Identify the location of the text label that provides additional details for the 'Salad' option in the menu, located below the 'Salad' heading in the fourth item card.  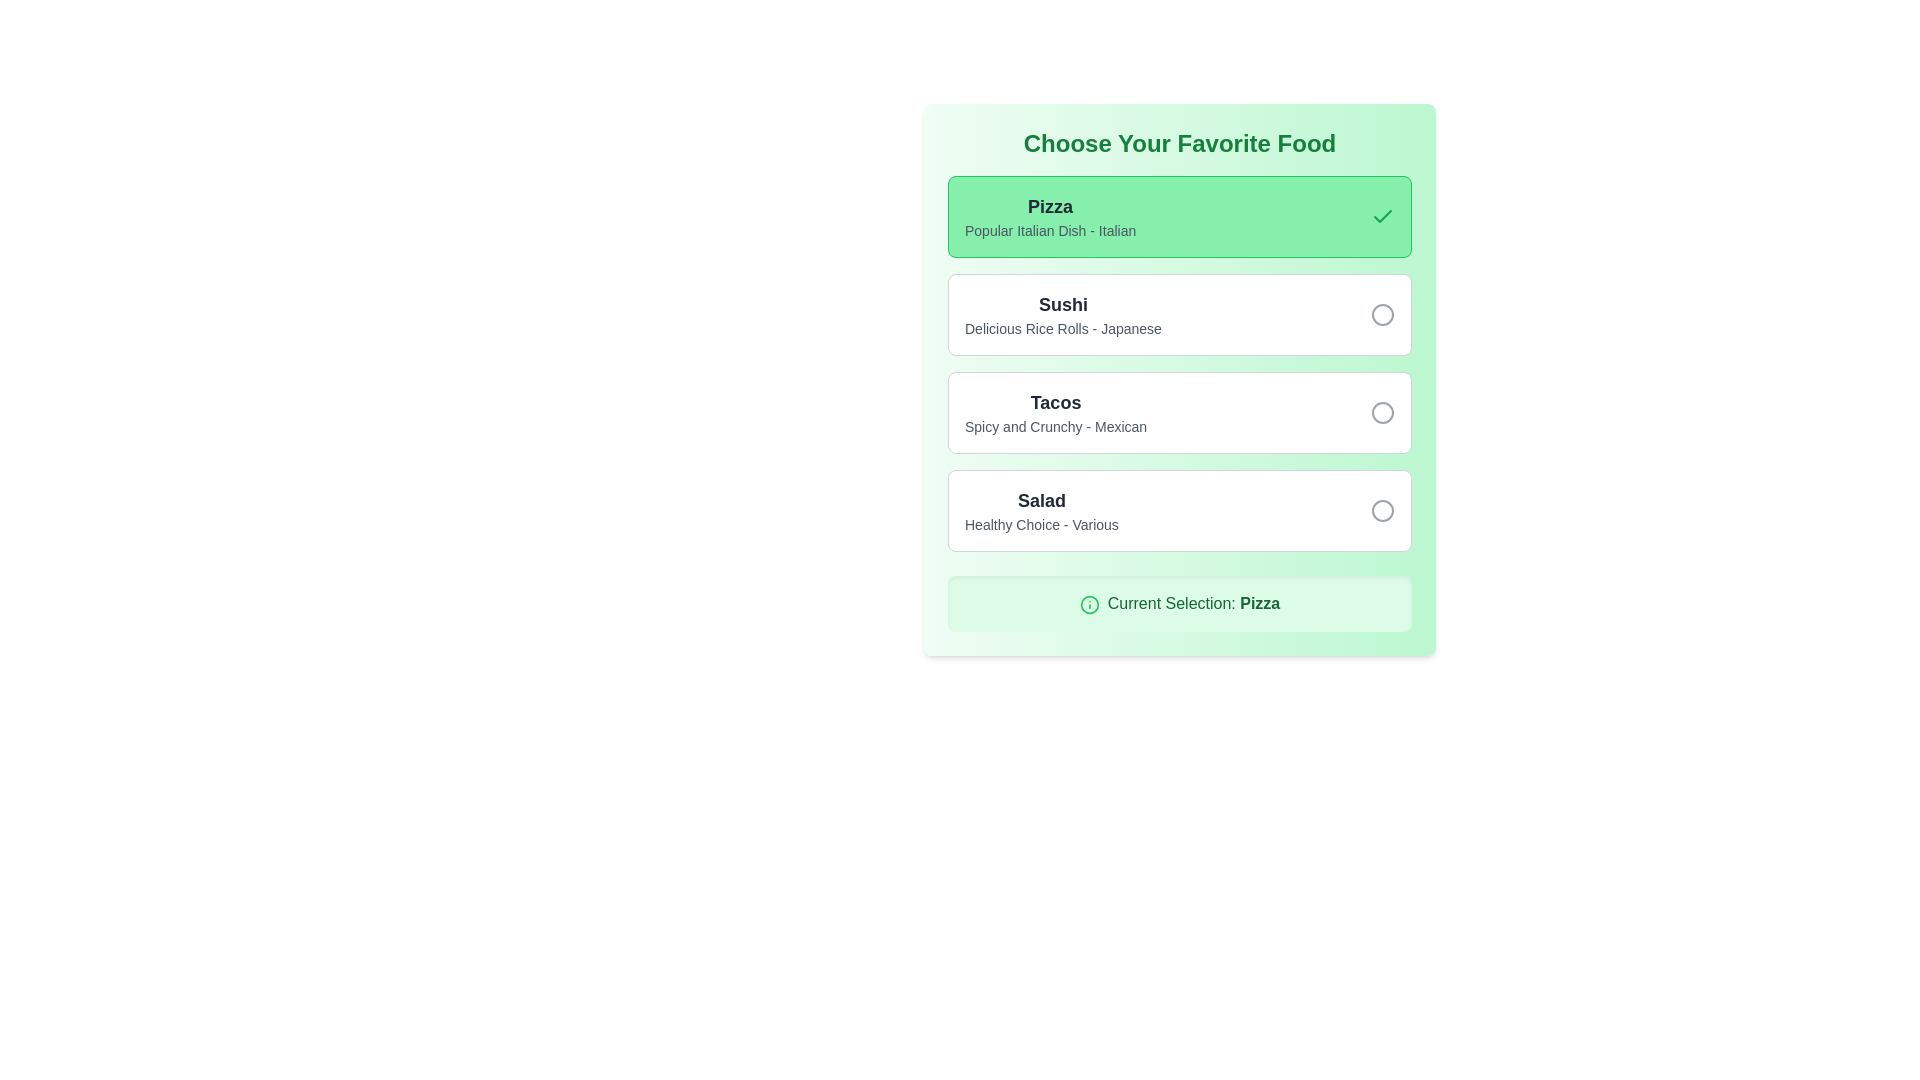
(1040, 523).